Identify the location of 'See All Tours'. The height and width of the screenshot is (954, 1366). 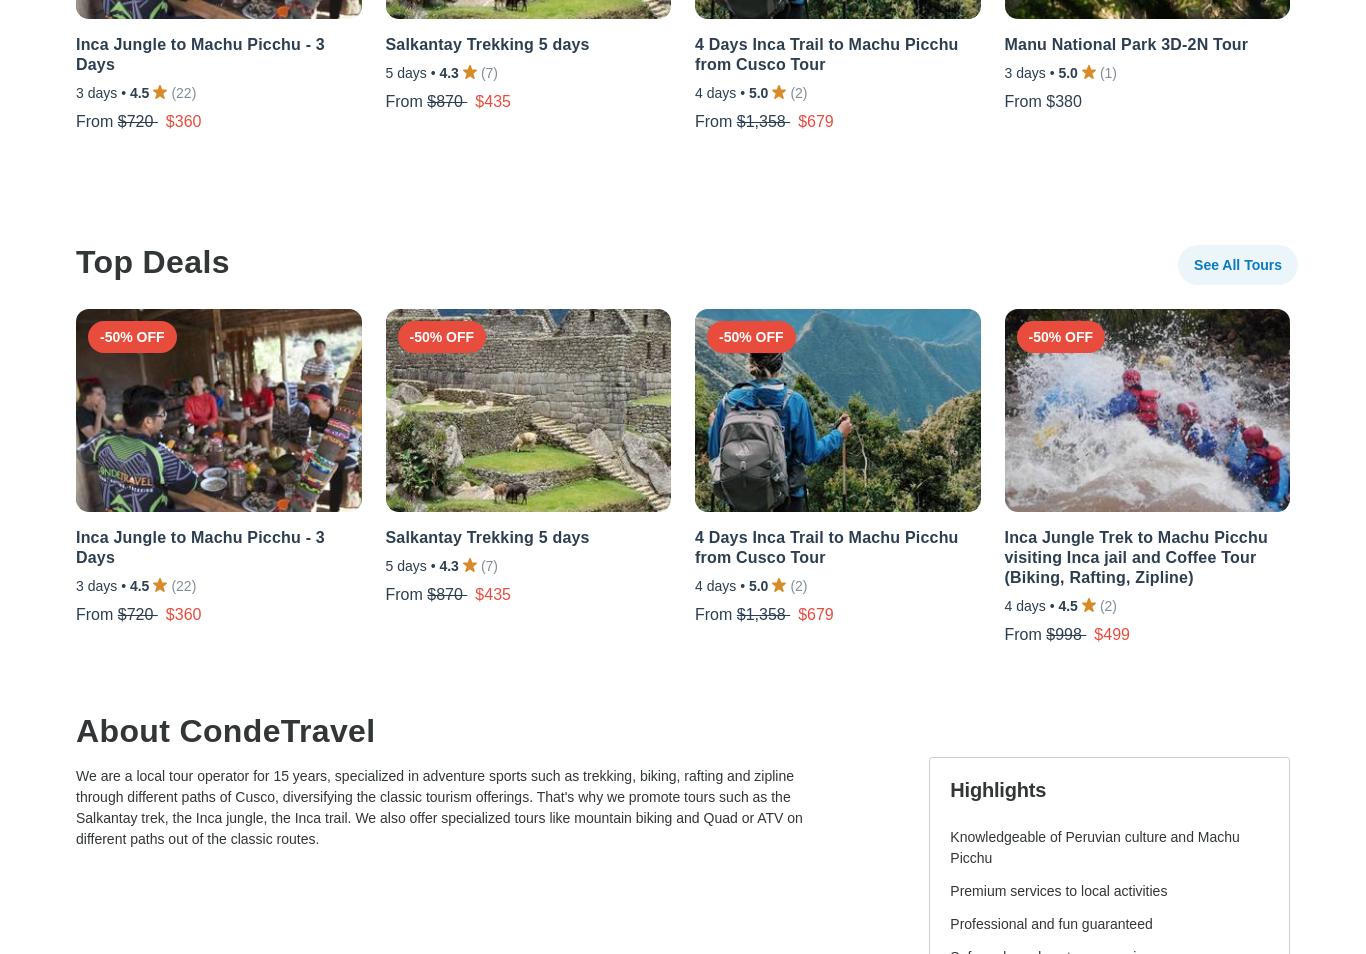
(1238, 265).